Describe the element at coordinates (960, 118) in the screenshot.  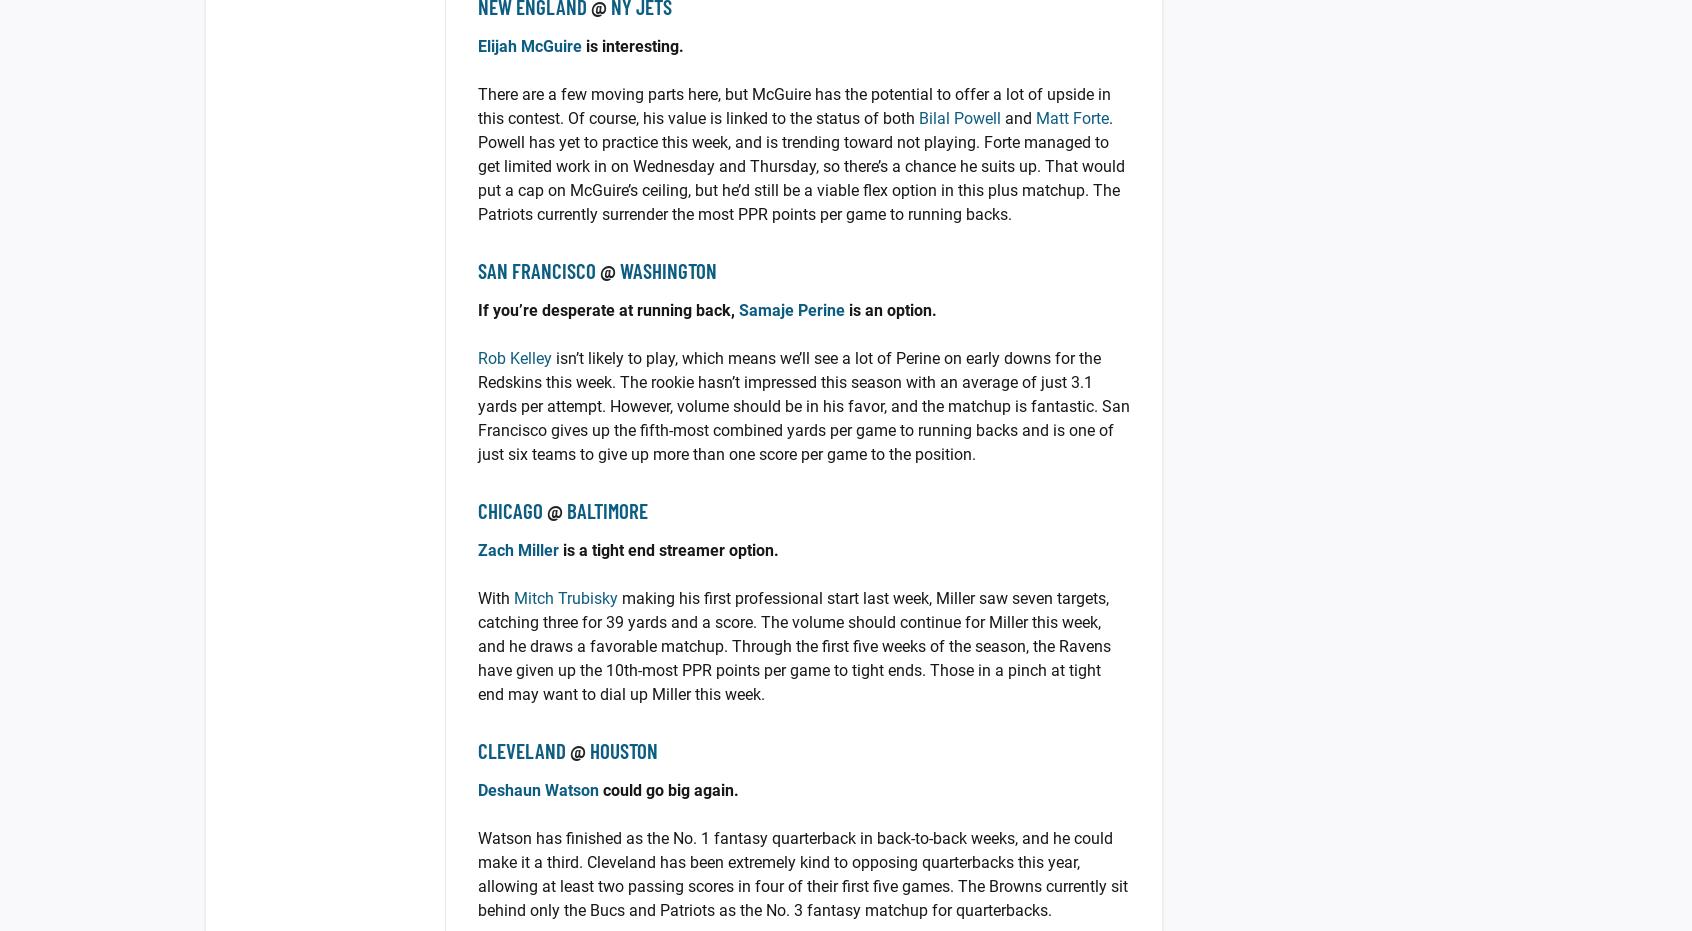
I see `'Bilal Powell'` at that location.